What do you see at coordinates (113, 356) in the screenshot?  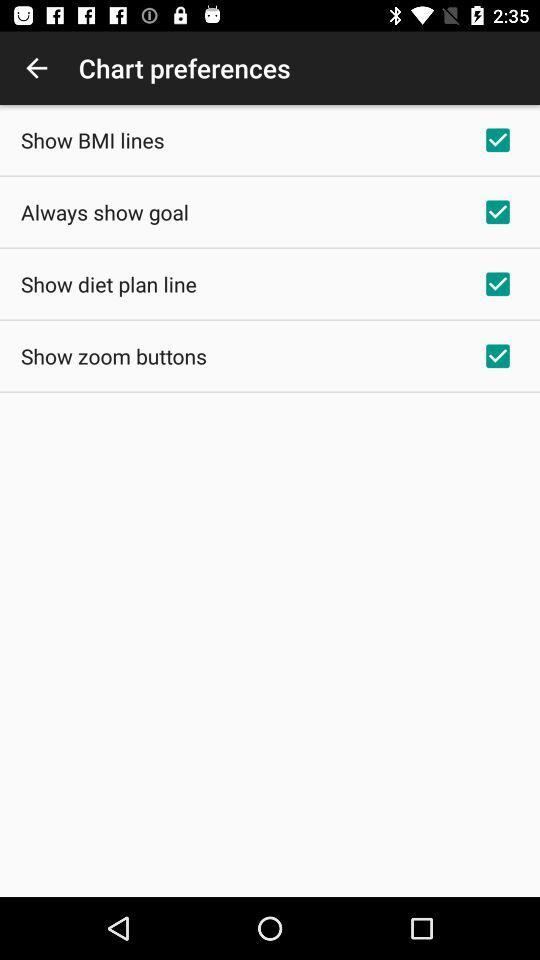 I see `the app on the left` at bounding box center [113, 356].